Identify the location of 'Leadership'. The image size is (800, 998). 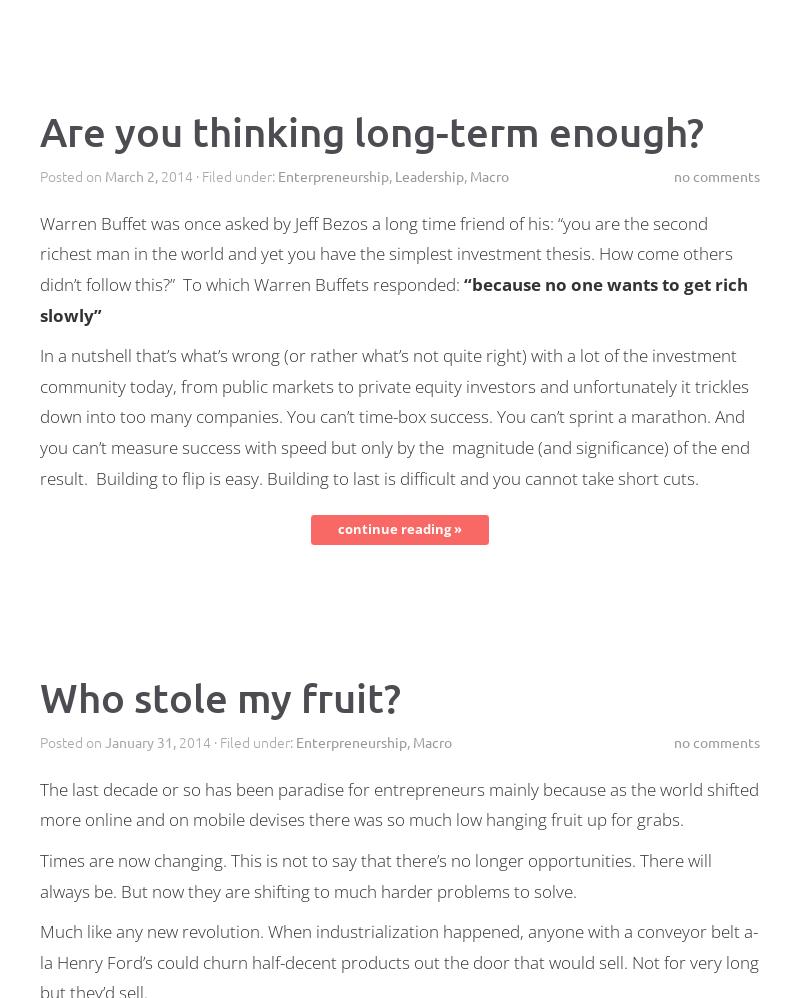
(429, 174).